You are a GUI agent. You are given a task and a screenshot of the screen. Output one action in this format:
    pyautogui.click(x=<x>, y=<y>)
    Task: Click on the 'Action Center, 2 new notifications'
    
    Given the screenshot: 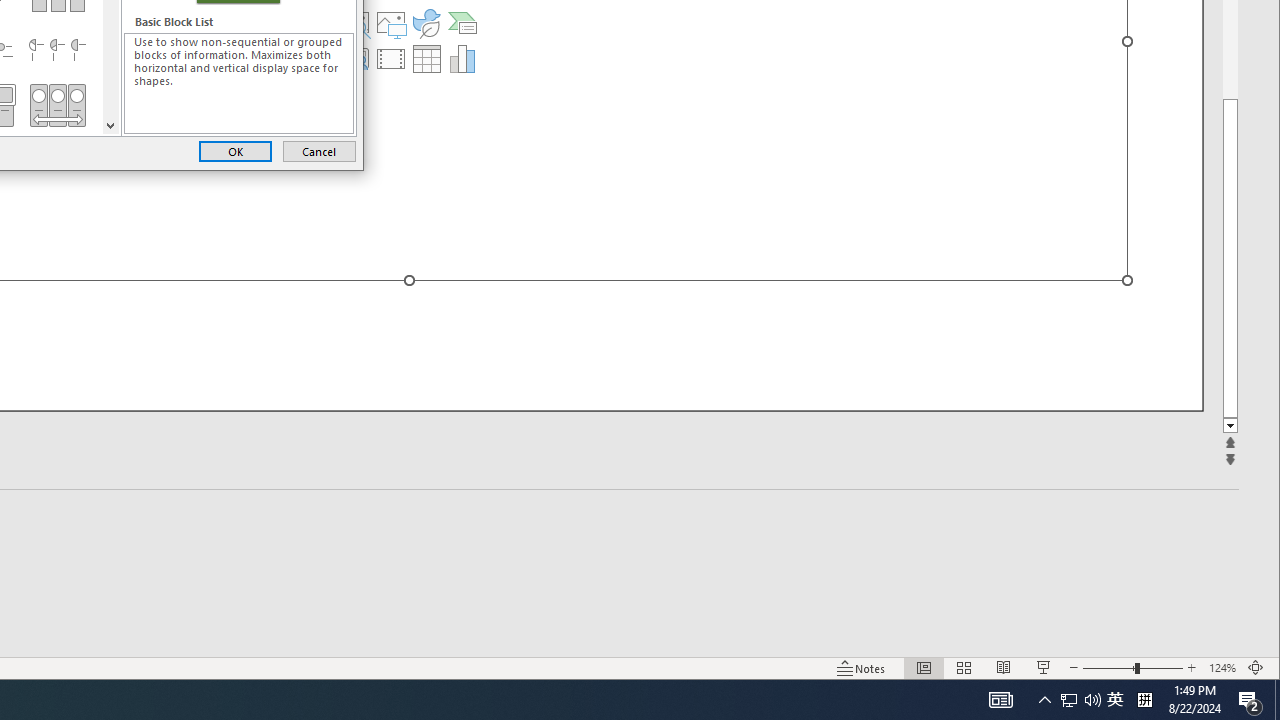 What is the action you would take?
    pyautogui.click(x=1250, y=698)
    